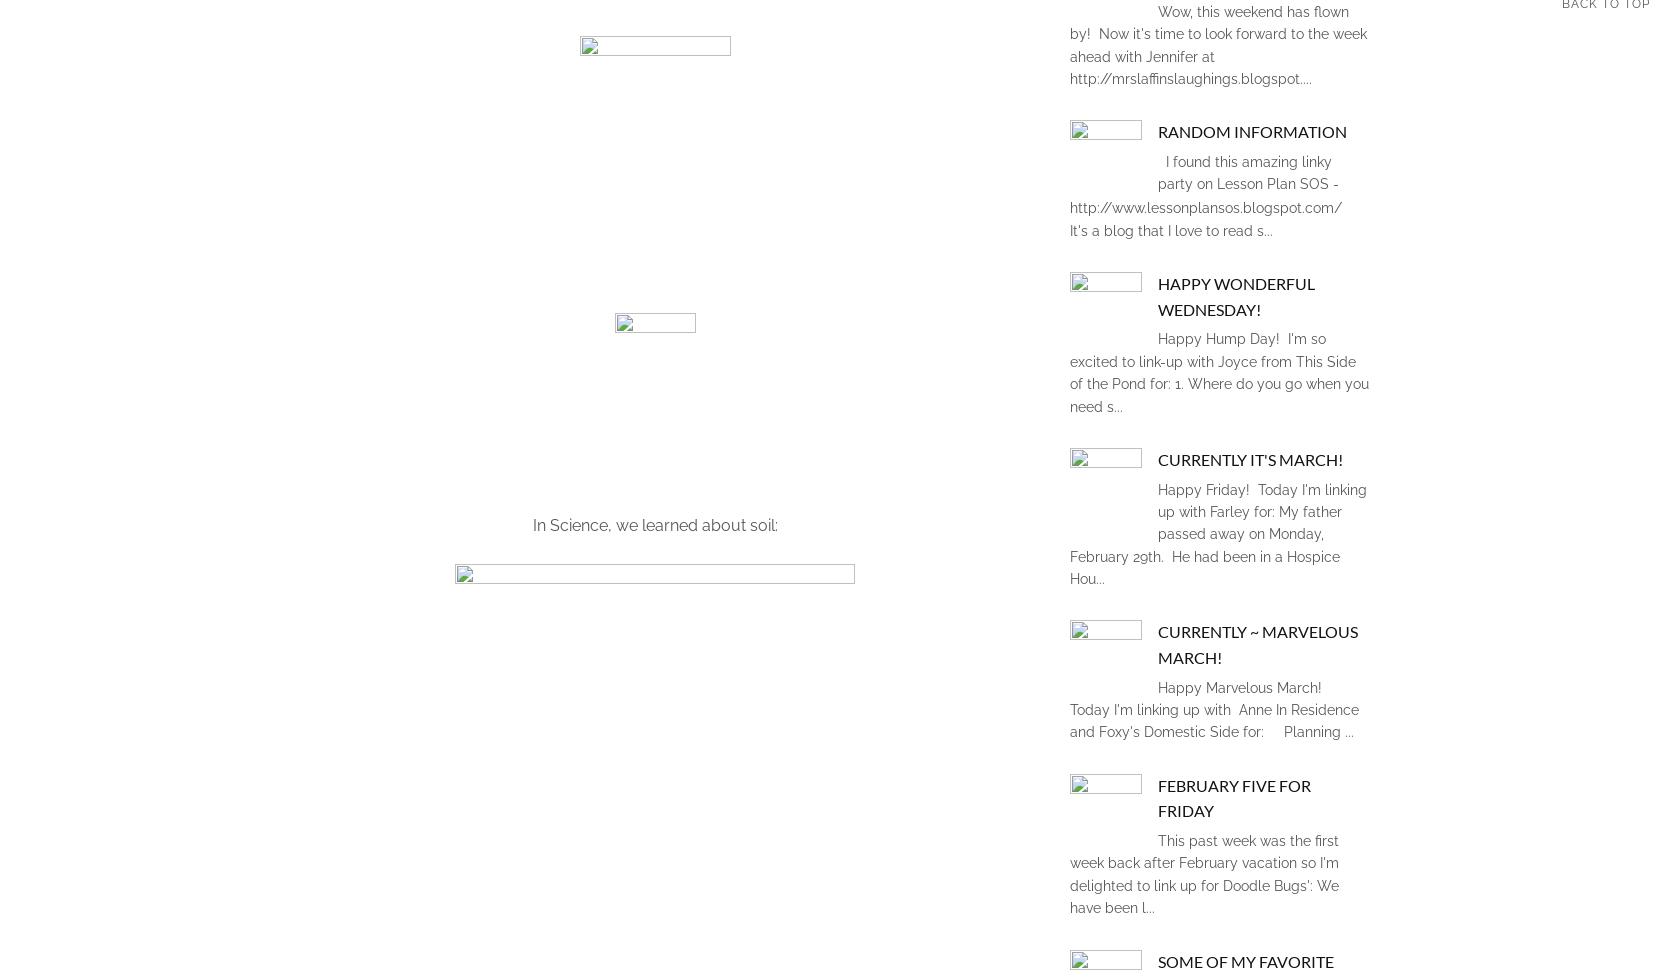 The height and width of the screenshot is (978, 1670). What do you see at coordinates (1069, 533) in the screenshot?
I see `'Happy Friday!  Today I'm linking up with Farley for:      My father passed away on Monday, February 29th.  He had been in a Hospice Hou...'` at bounding box center [1069, 533].